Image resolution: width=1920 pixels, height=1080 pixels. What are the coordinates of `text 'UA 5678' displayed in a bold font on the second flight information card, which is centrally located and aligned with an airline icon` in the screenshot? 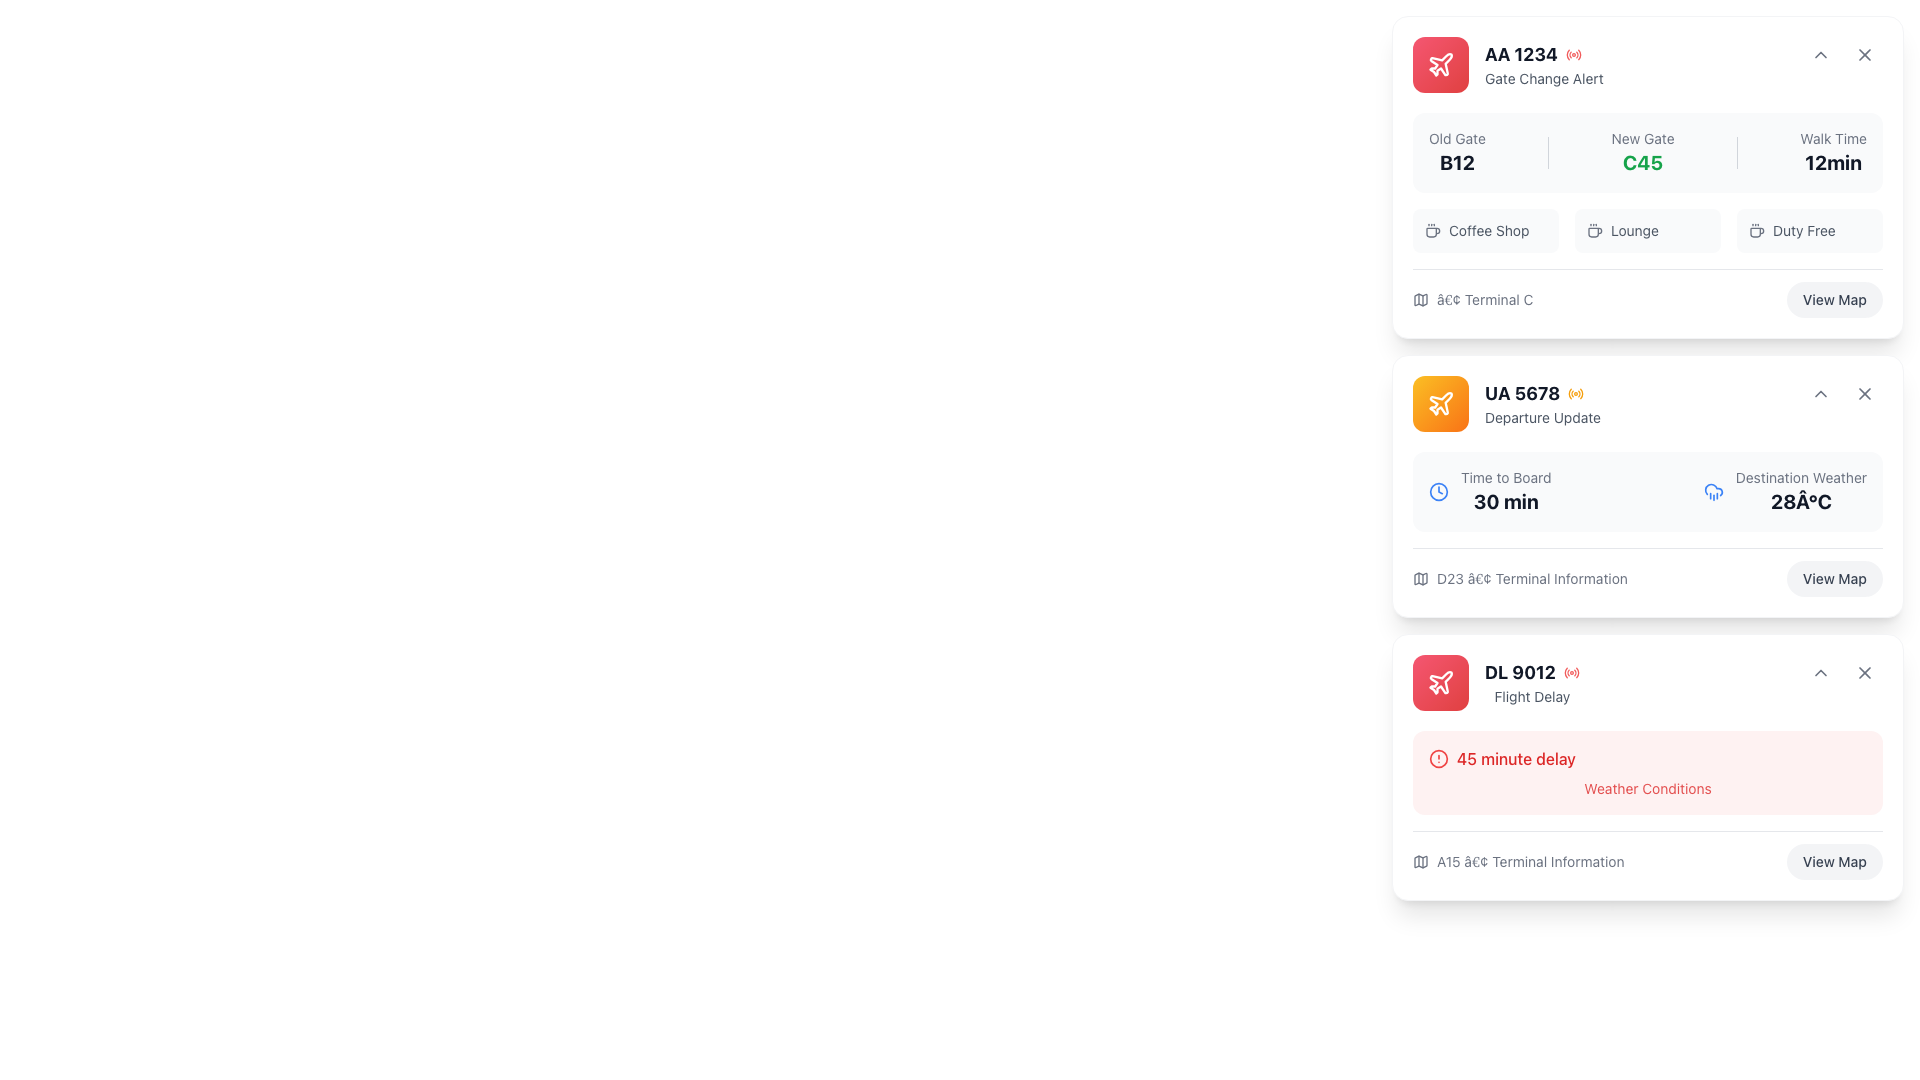 It's located at (1521, 393).